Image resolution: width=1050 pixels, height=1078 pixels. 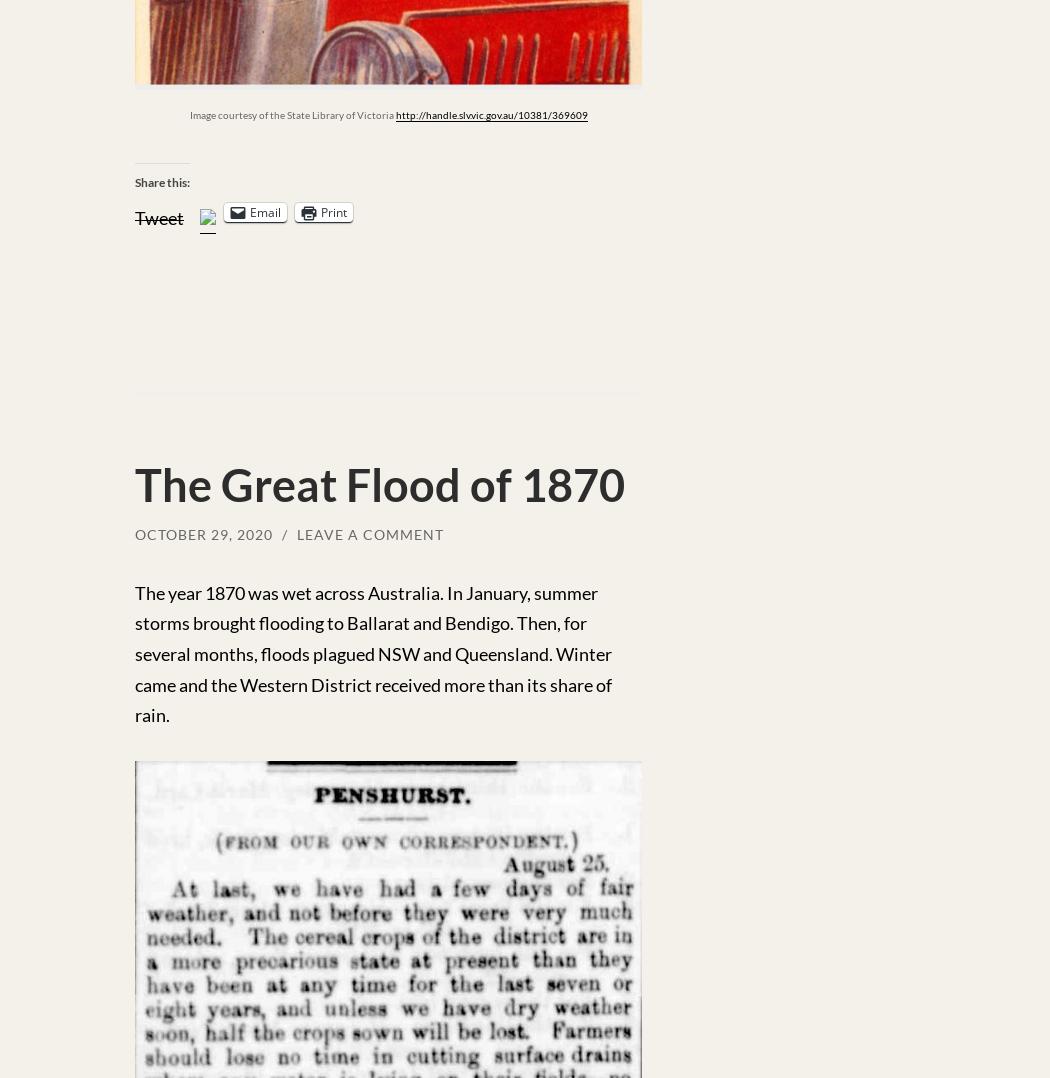 What do you see at coordinates (291, 113) in the screenshot?
I see `'Image courtesy of the State Library of Victoria'` at bounding box center [291, 113].